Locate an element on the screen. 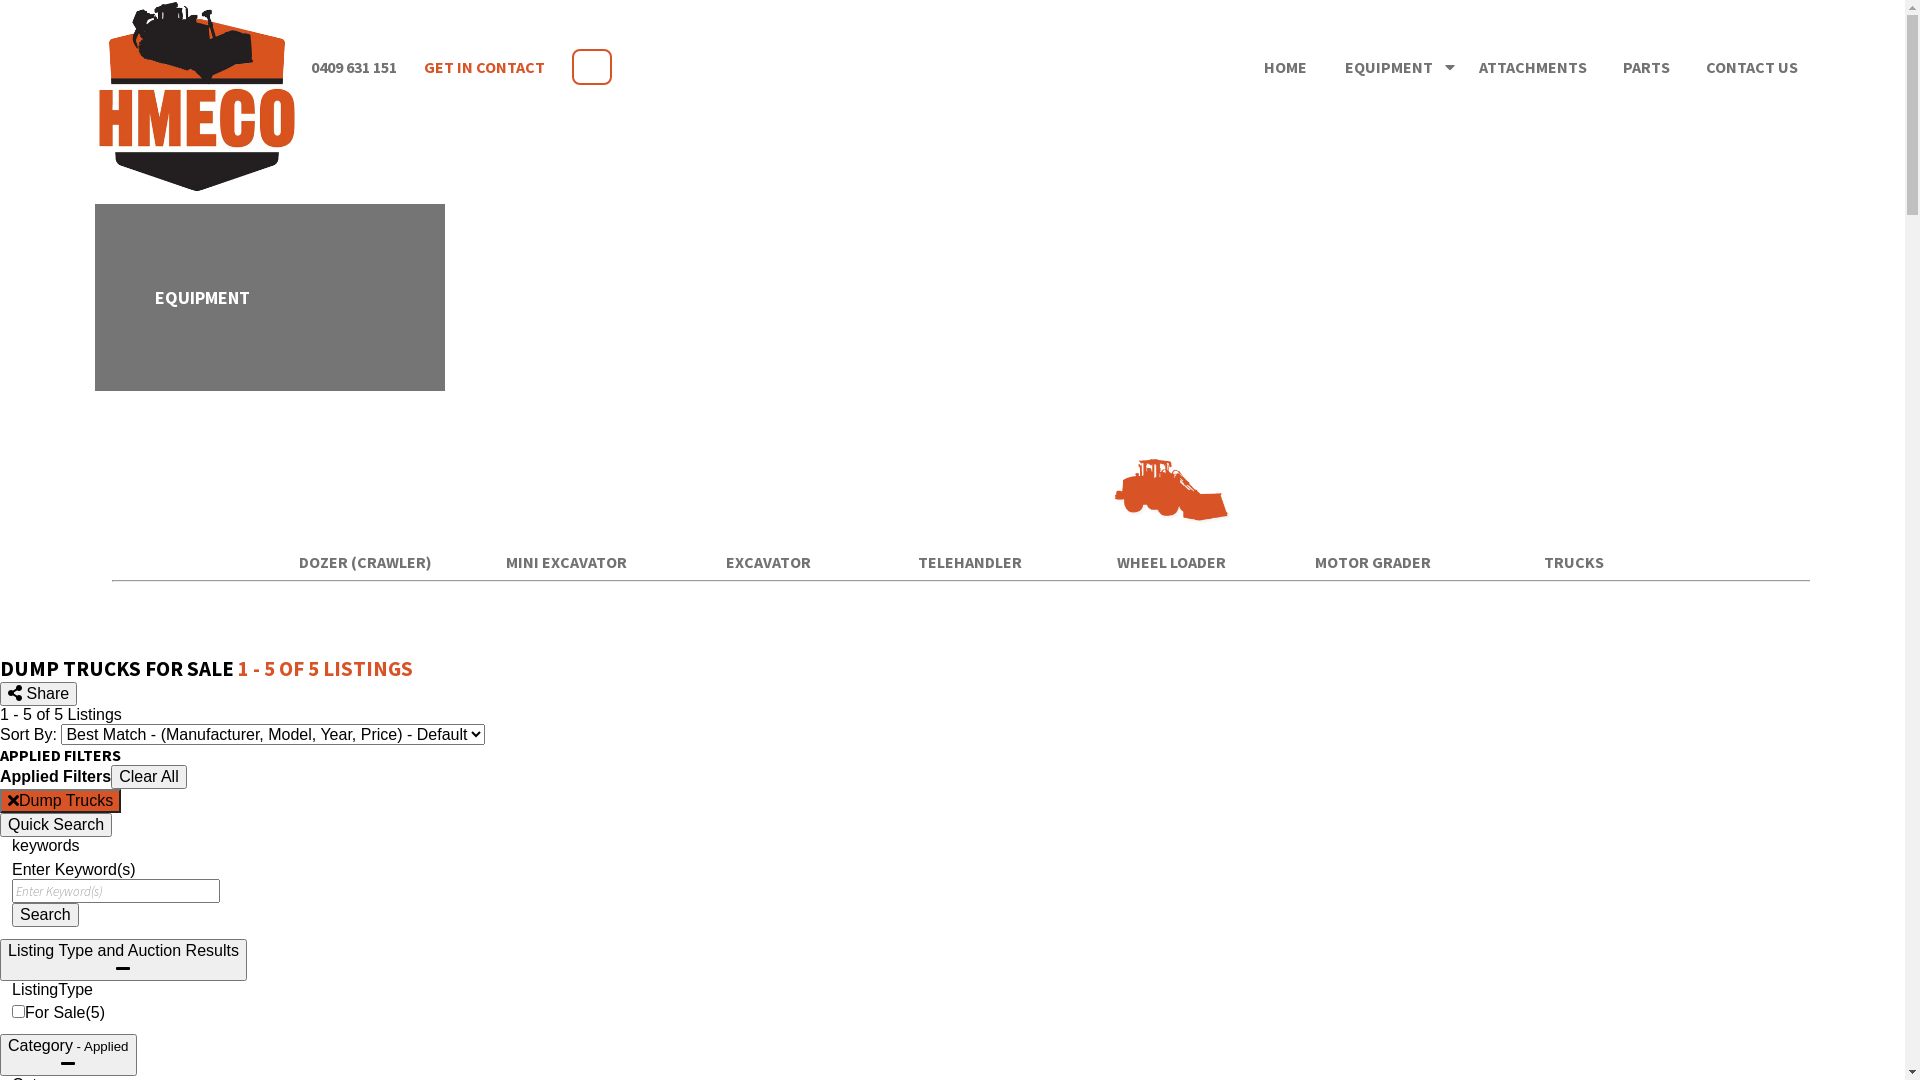 The width and height of the screenshot is (1920, 1080). 'TRUCKS' is located at coordinates (1573, 562).